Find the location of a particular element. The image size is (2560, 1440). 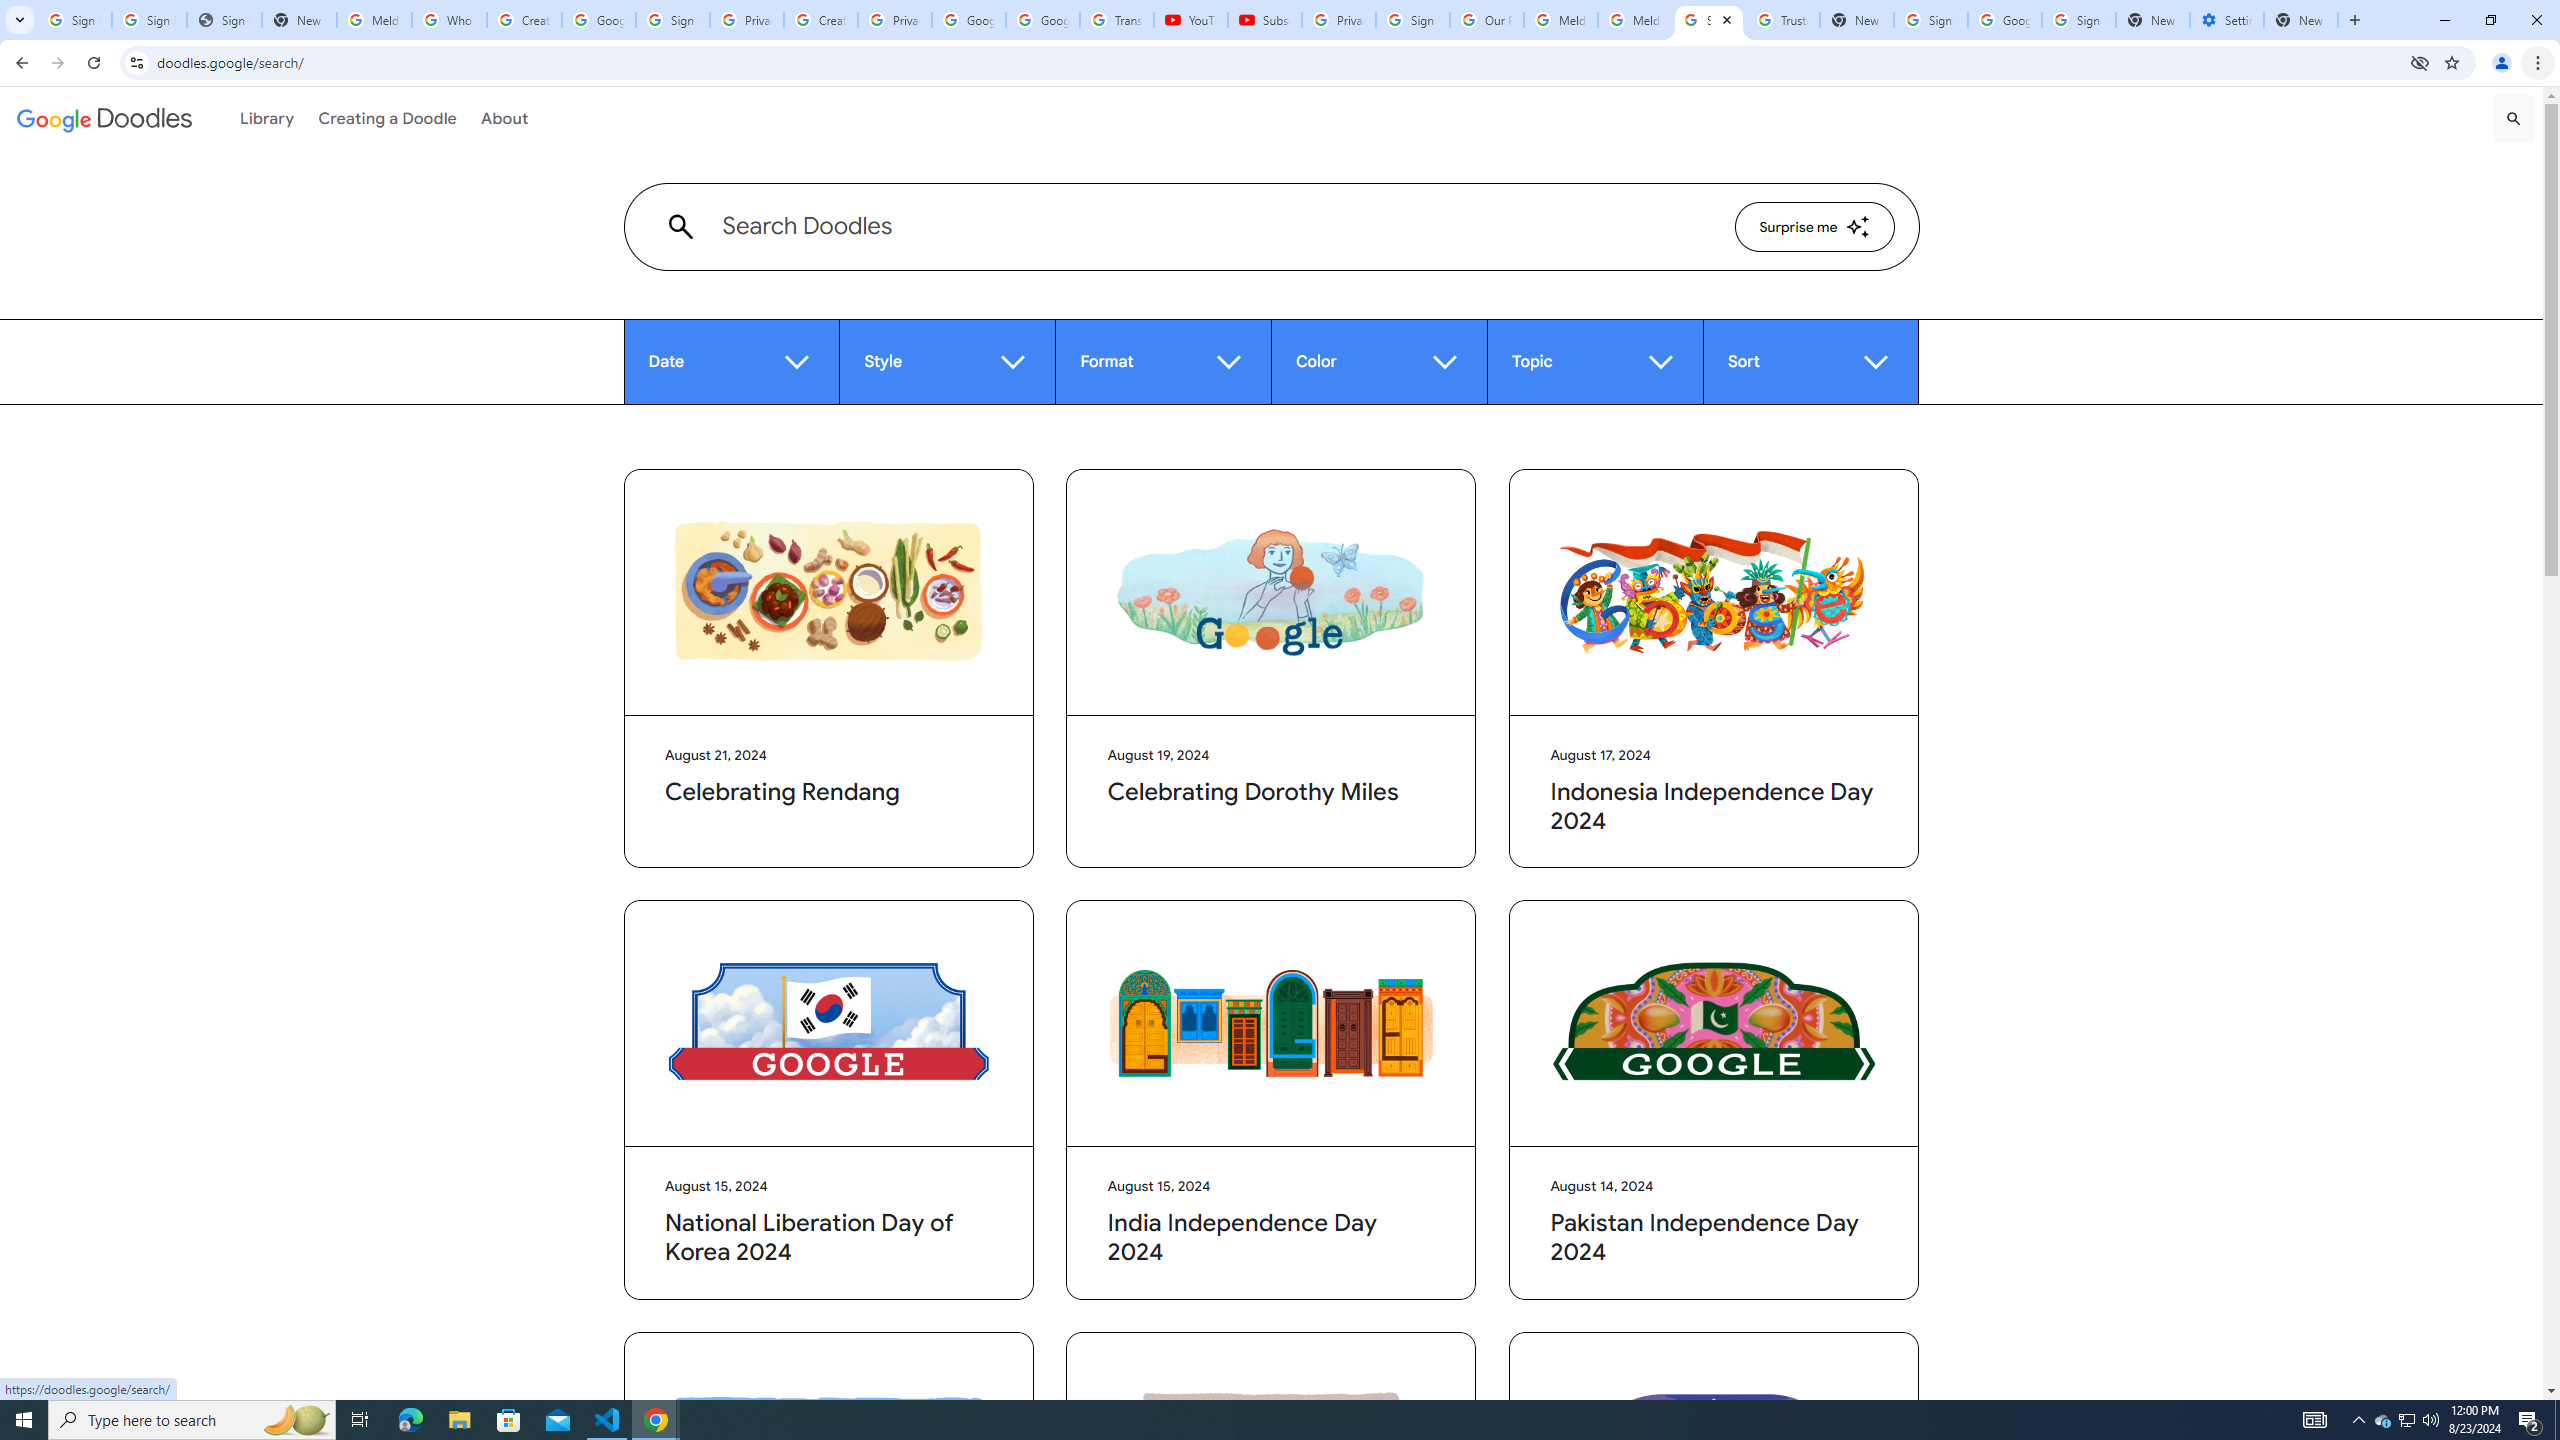

'Format' is located at coordinates (1161, 361).